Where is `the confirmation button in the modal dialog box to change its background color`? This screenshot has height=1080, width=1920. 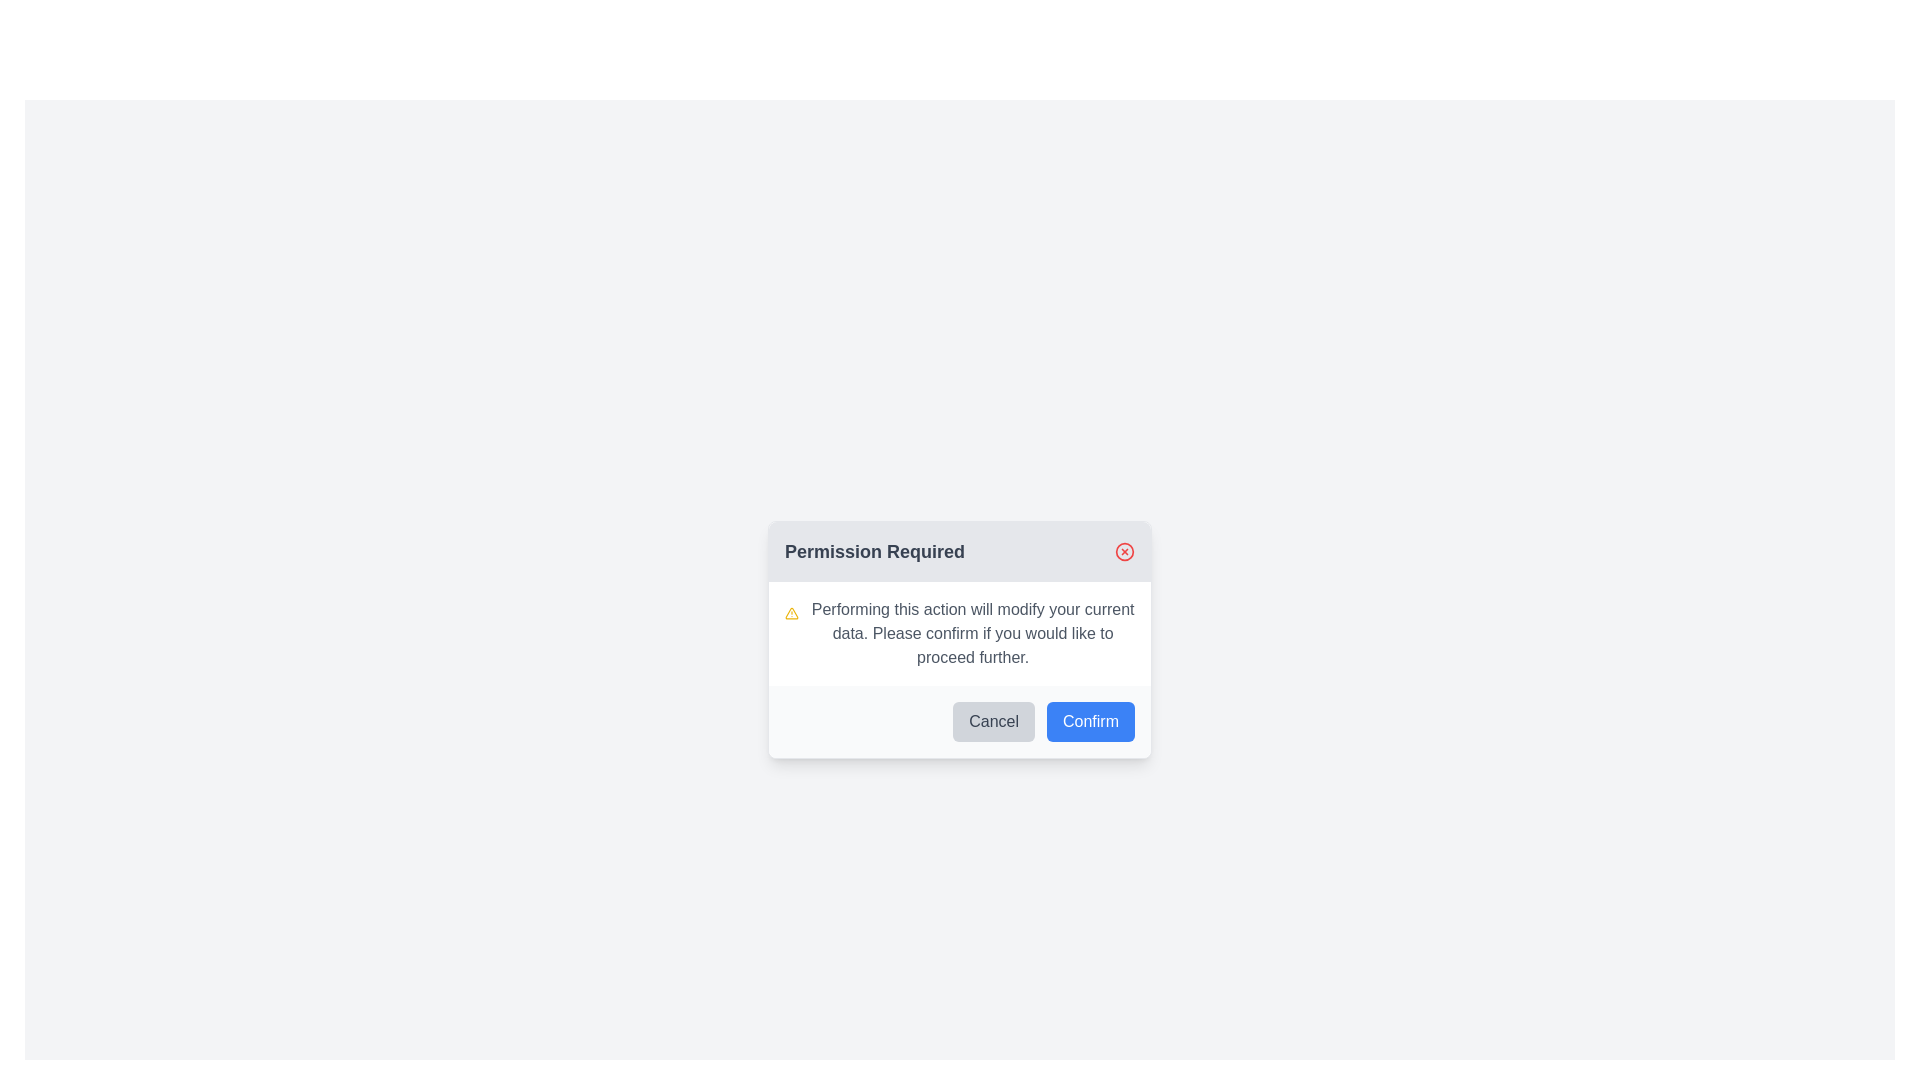 the confirmation button in the modal dialog box to change its background color is located at coordinates (1089, 721).